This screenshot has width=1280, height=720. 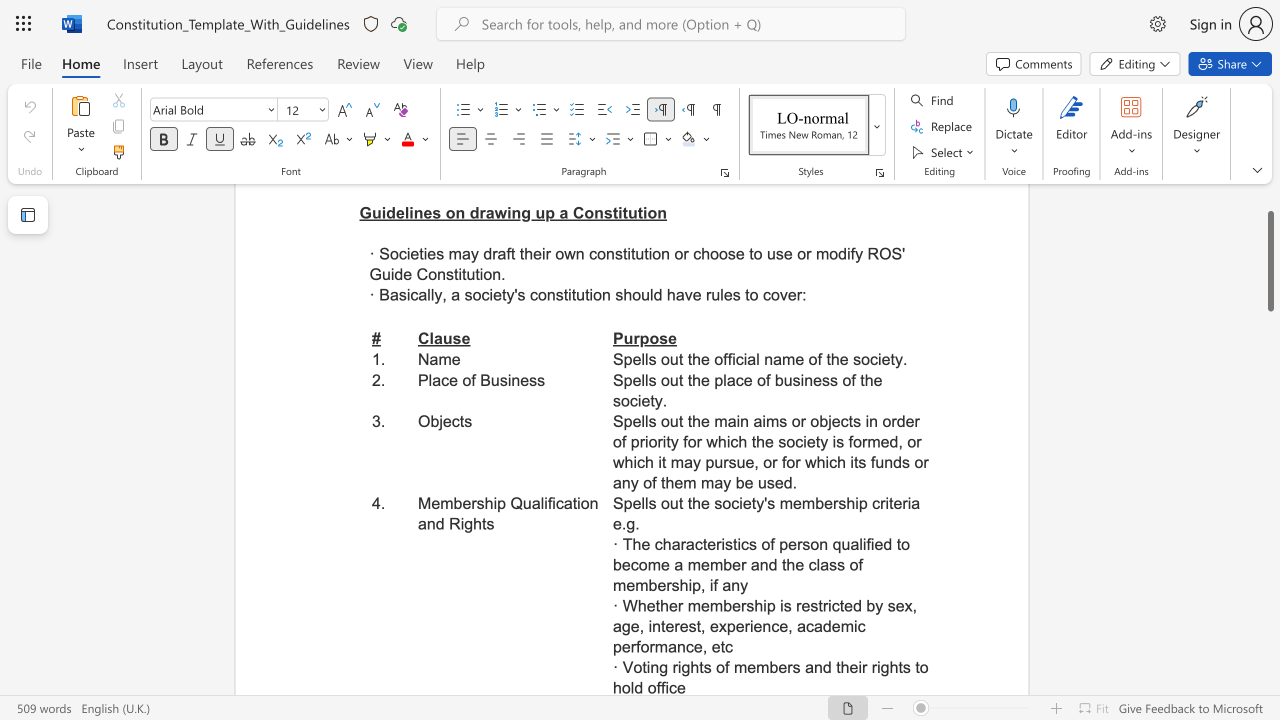 What do you see at coordinates (1269, 260) in the screenshot?
I see `the scrollbar and move up 80 pixels` at bounding box center [1269, 260].